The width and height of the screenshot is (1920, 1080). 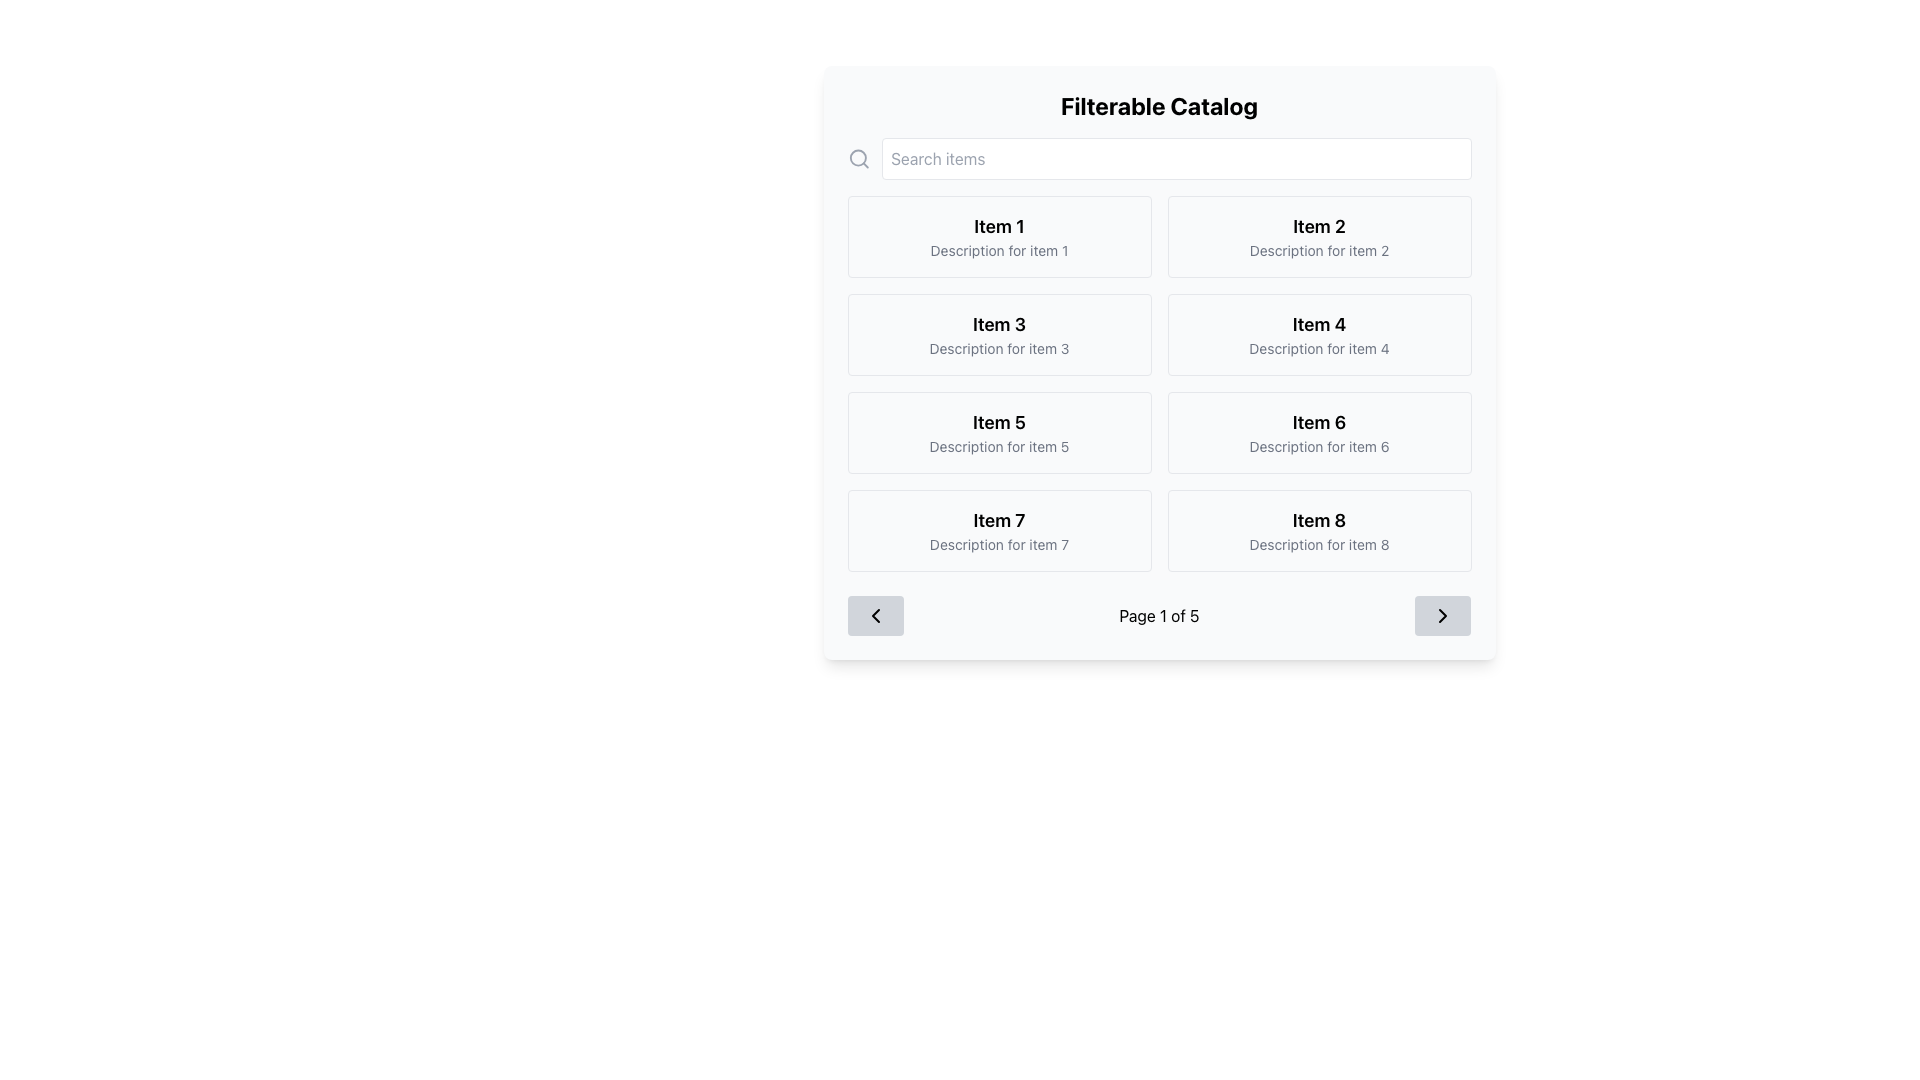 What do you see at coordinates (1319, 446) in the screenshot?
I see `the text label displaying 'Description for item 6', which is located below the title 'Item 6' in the catalog interface` at bounding box center [1319, 446].